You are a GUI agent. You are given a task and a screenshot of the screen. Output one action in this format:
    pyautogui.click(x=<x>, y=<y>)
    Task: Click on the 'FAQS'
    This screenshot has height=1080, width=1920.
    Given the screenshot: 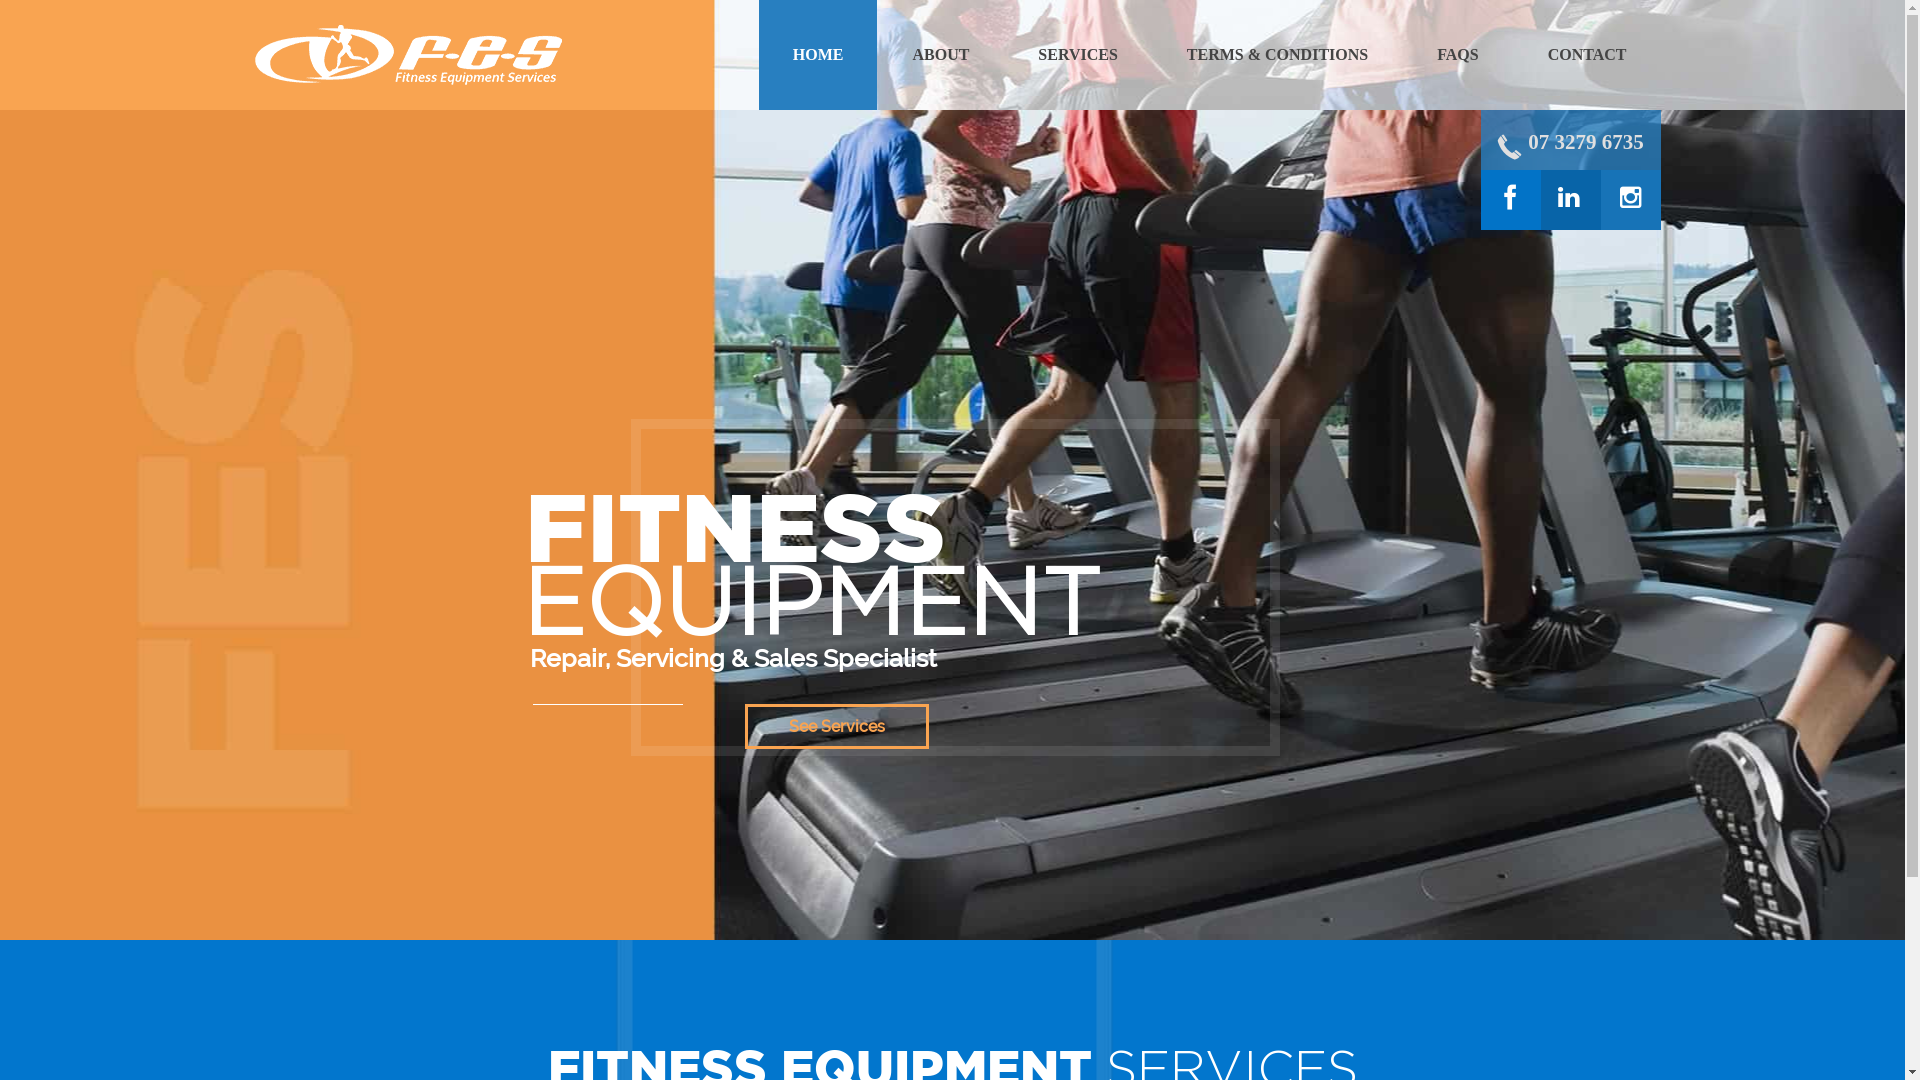 What is the action you would take?
    pyautogui.click(x=1457, y=53)
    